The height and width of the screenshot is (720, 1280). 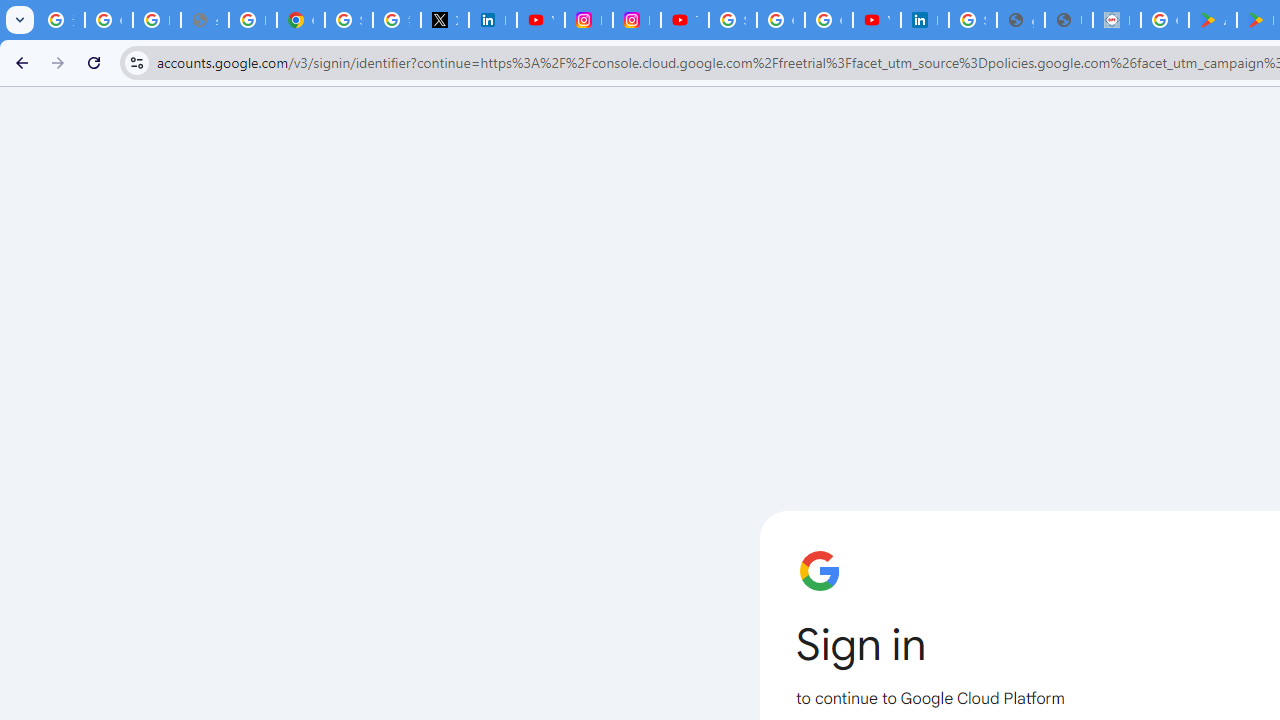 What do you see at coordinates (492, 20) in the screenshot?
I see `'LinkedIn Privacy Policy'` at bounding box center [492, 20].